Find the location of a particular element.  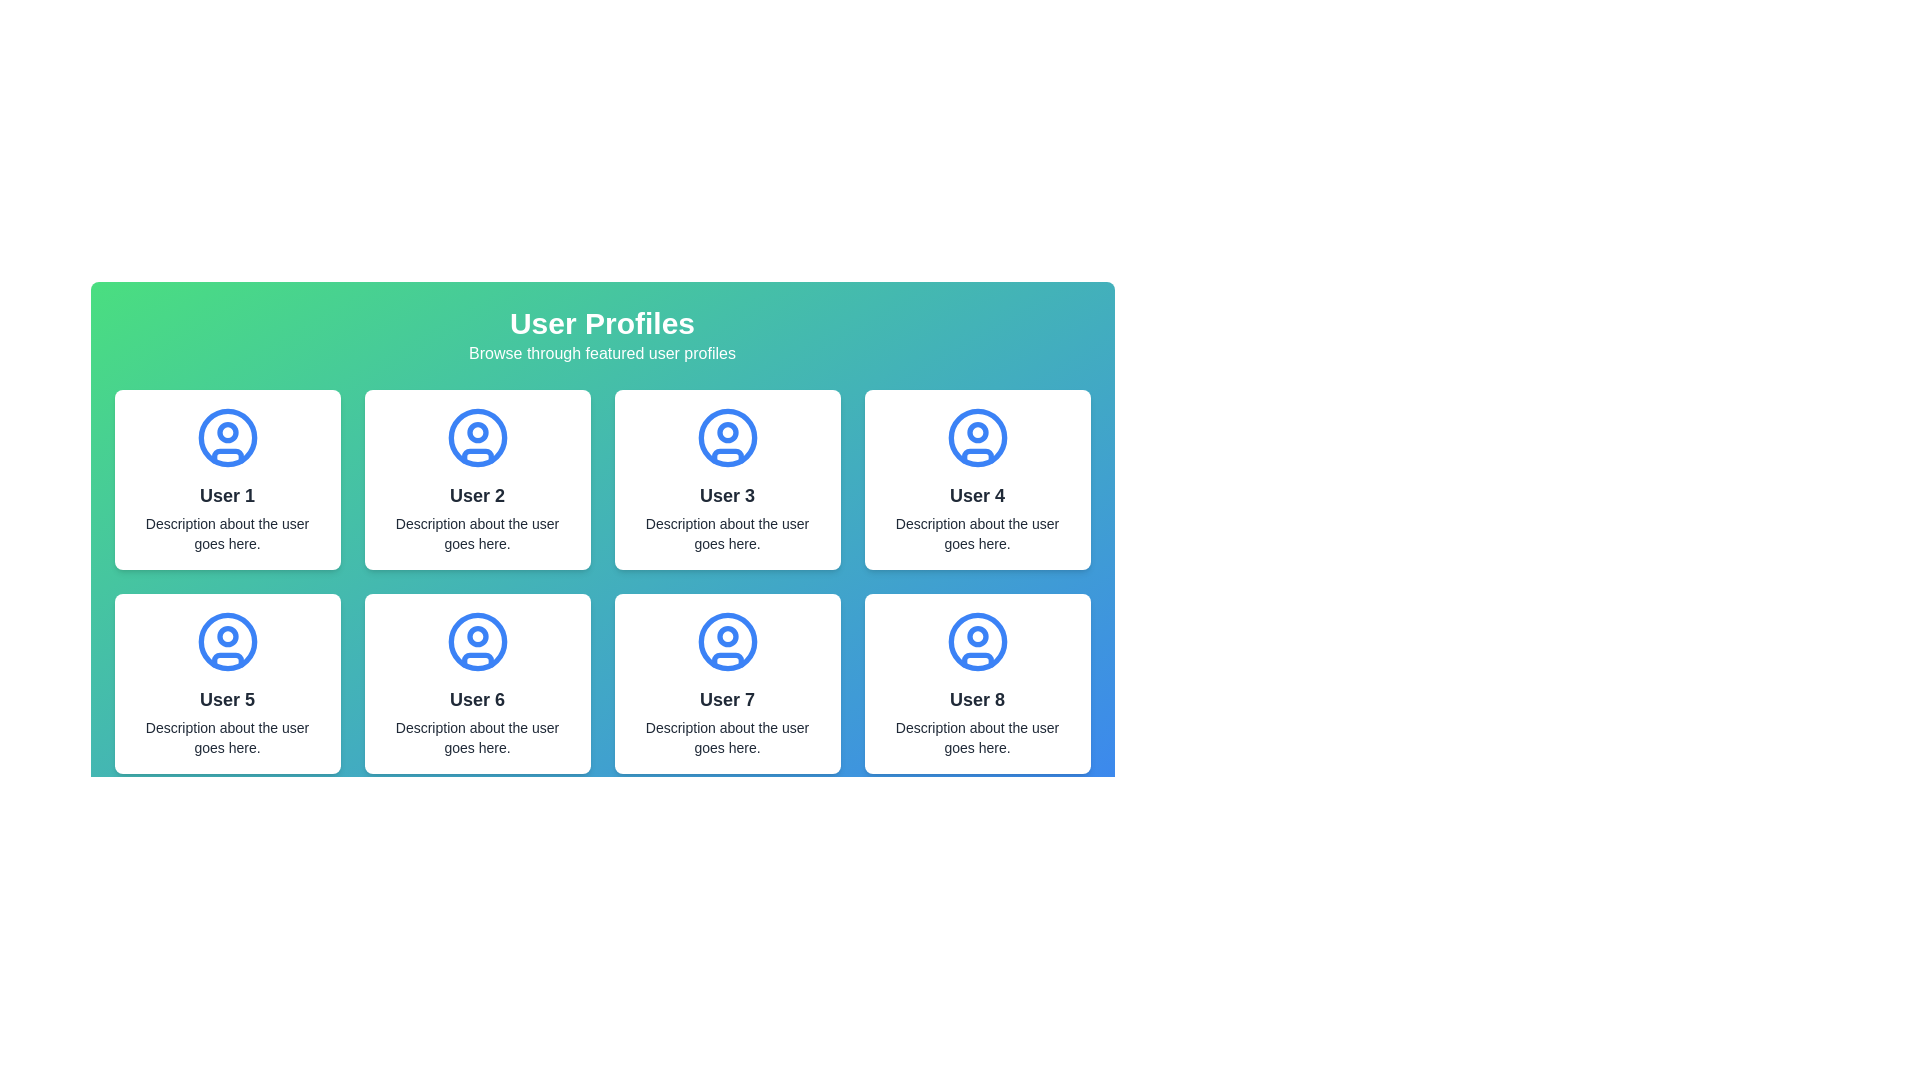

the 'User 8' text label, which is displayed in a bold and large font style, located in the bottom-right position of a user information card within a 3x3 grid of cards is located at coordinates (977, 698).